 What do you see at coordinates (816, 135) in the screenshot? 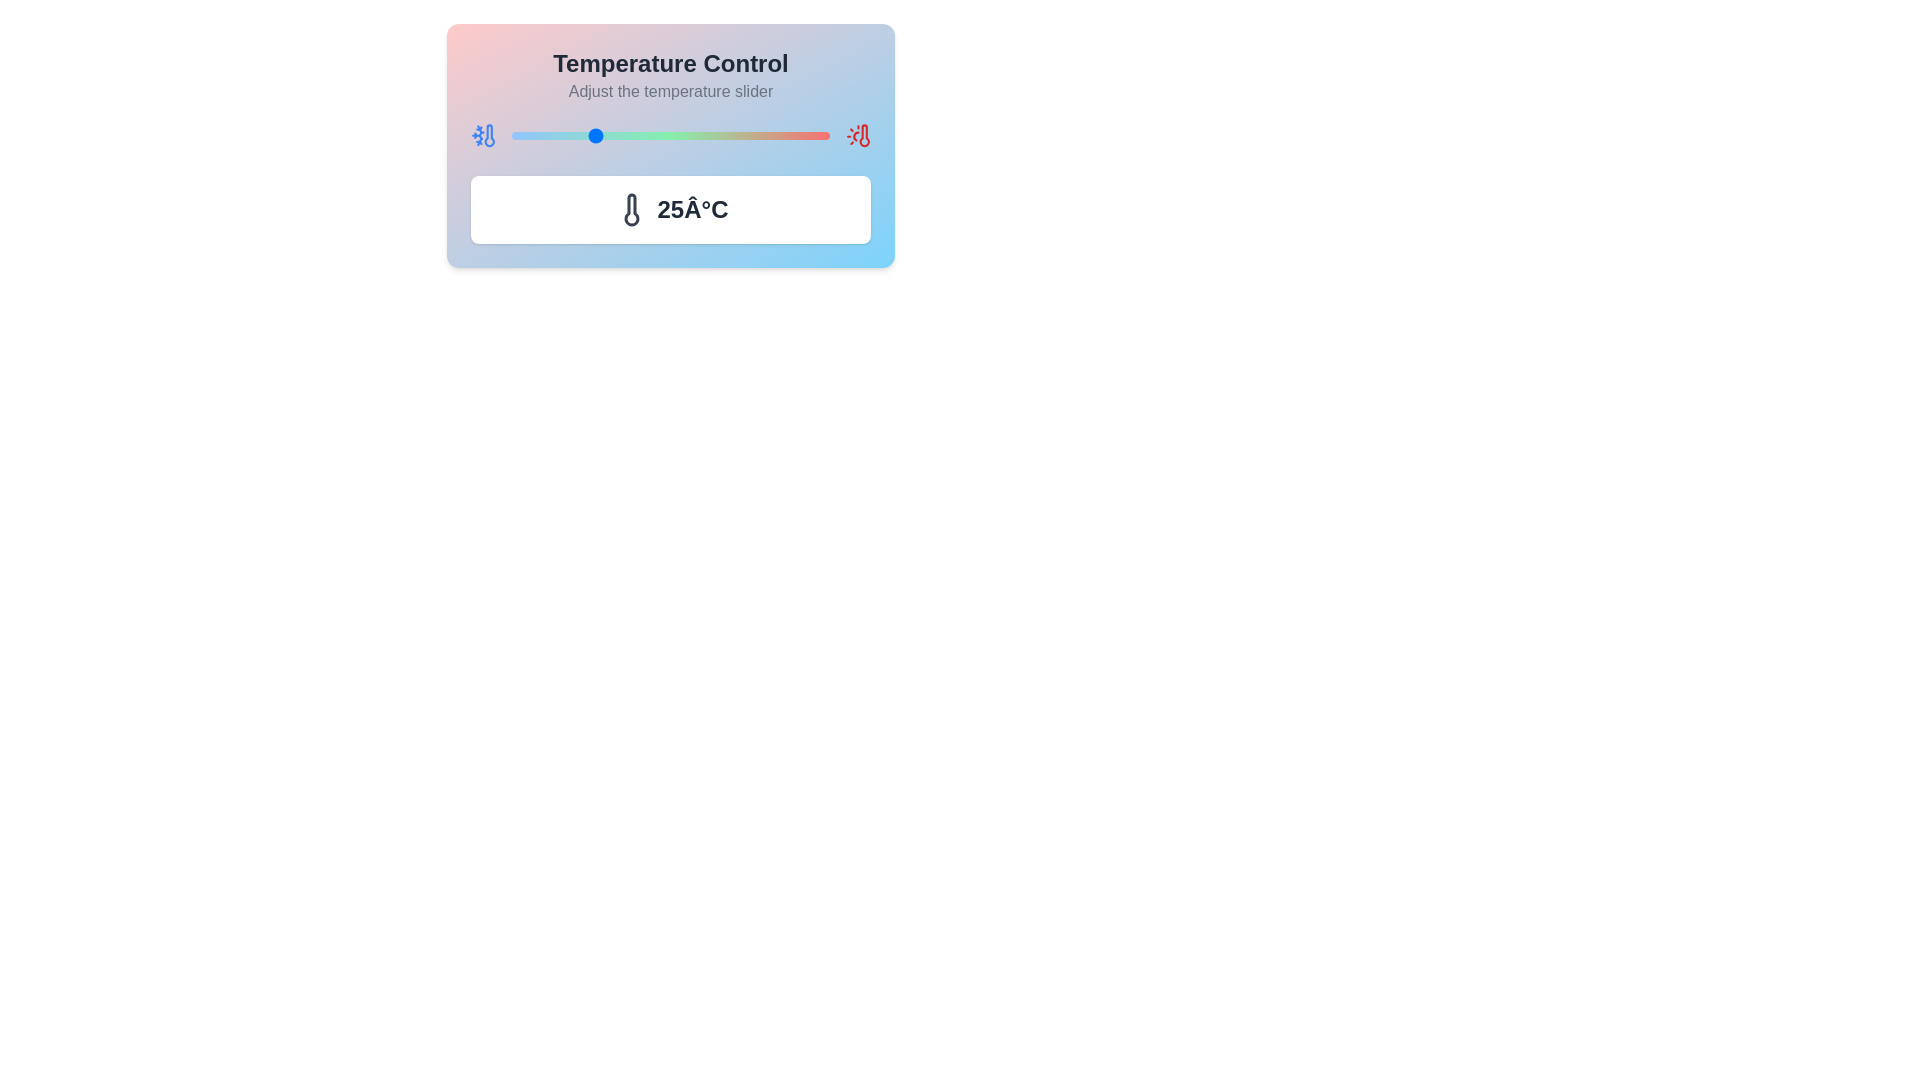
I see `the temperature to 96°C by adjusting the slider` at bounding box center [816, 135].